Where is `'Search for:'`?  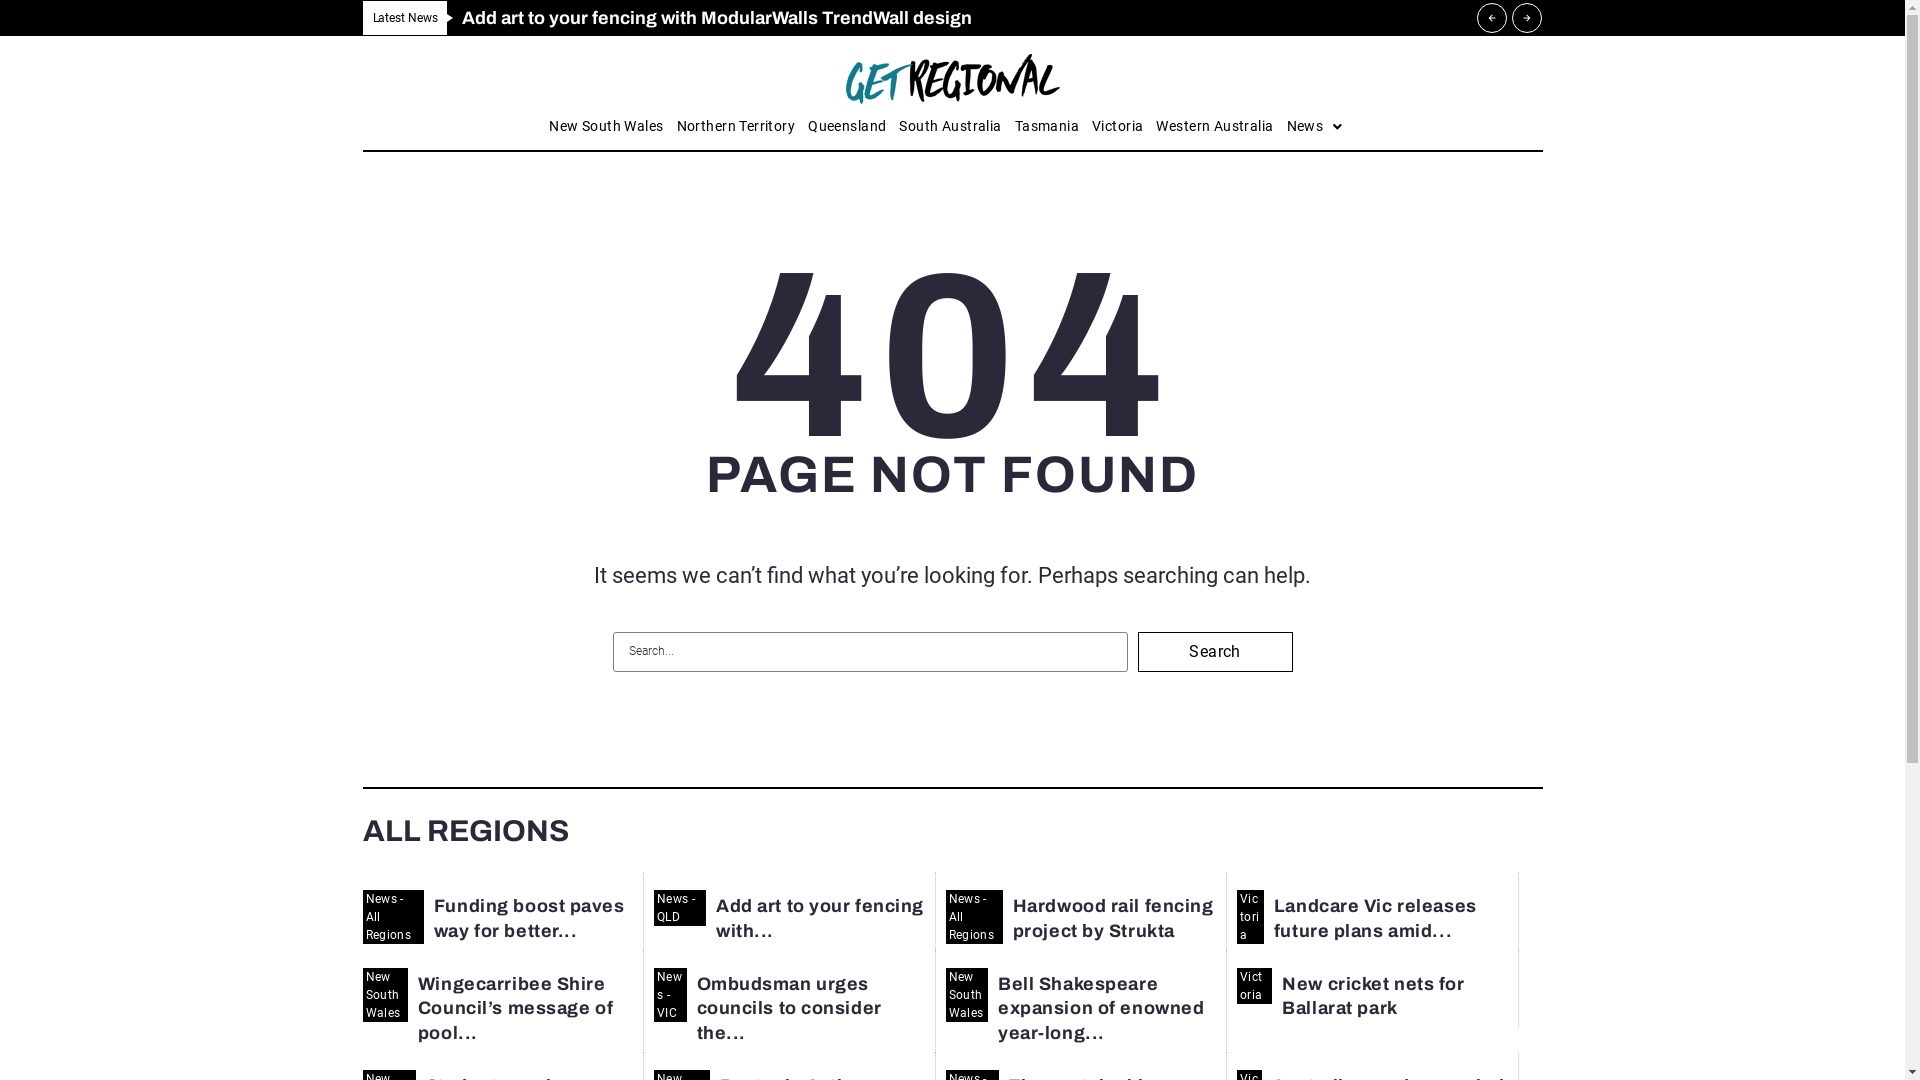 'Search for:' is located at coordinates (869, 651).